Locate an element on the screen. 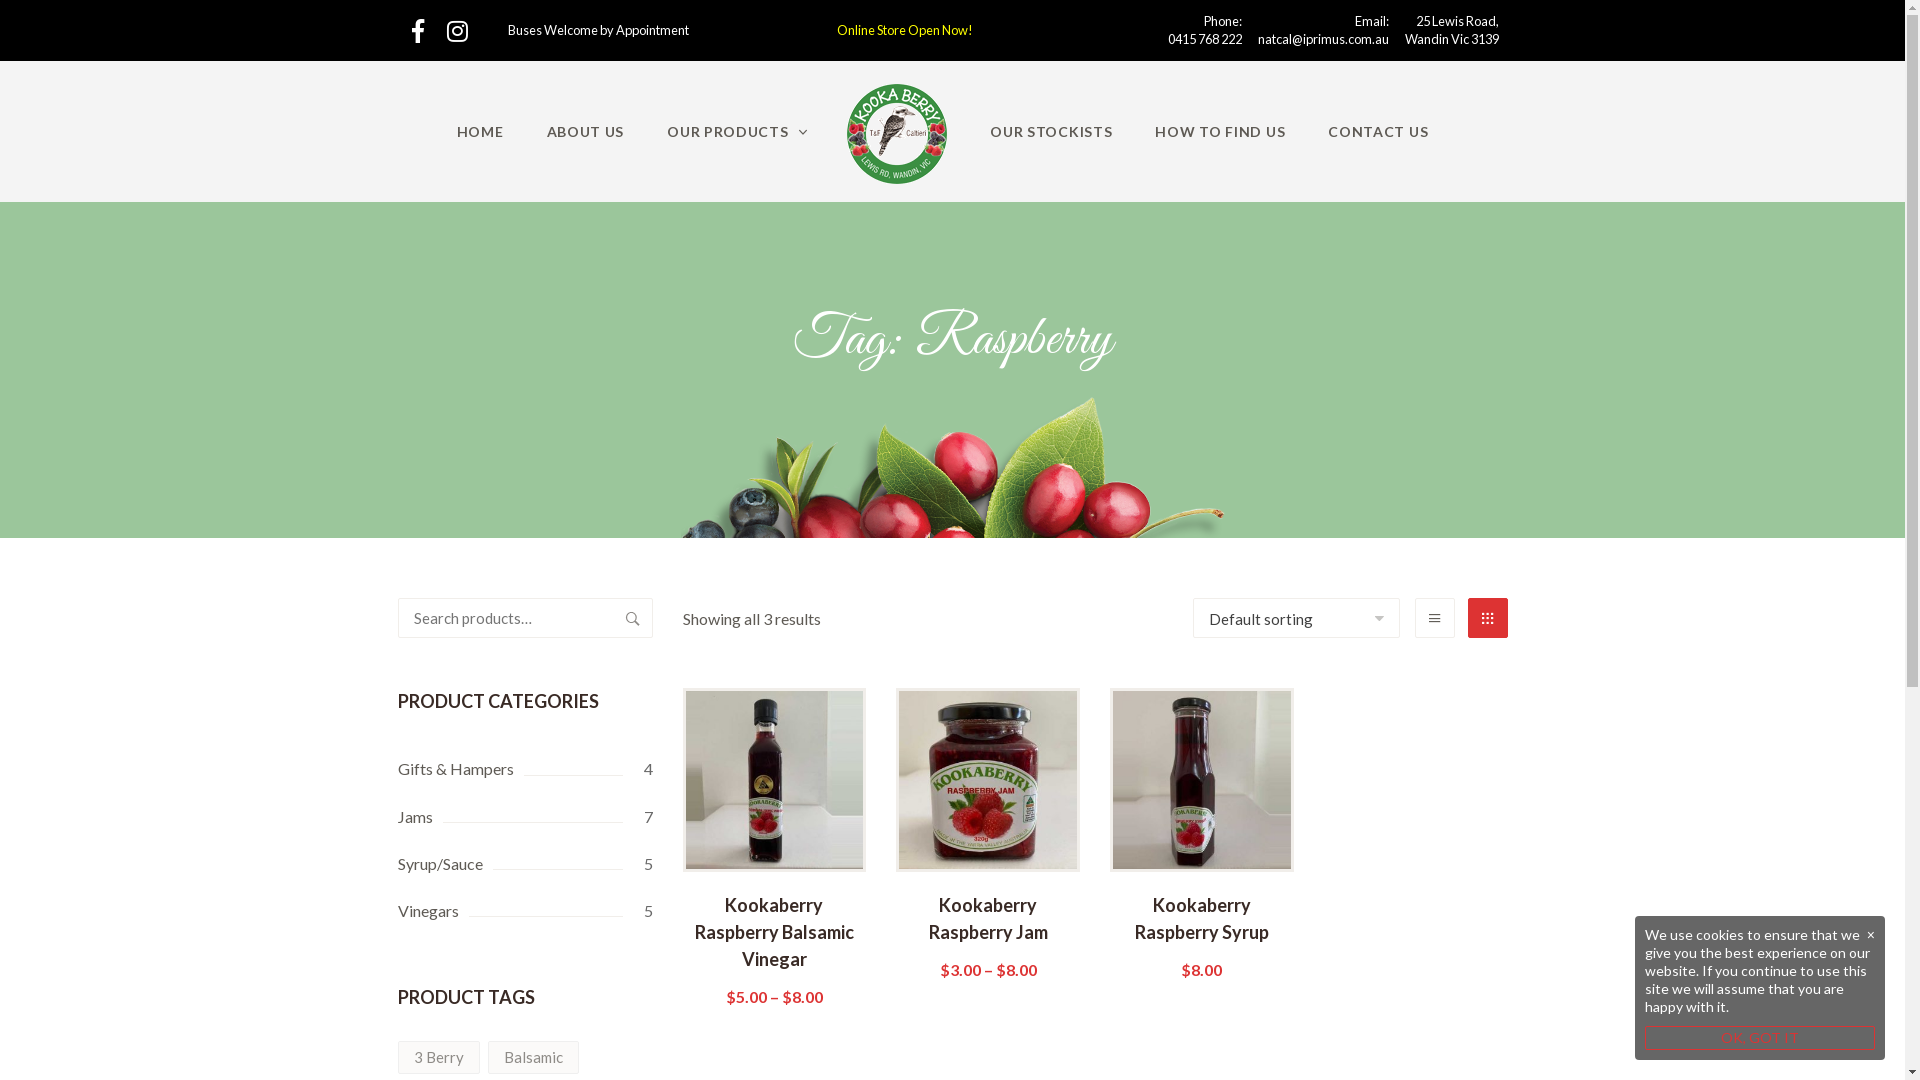 The height and width of the screenshot is (1080, 1920). '0415 768 222' is located at coordinates (1203, 38).